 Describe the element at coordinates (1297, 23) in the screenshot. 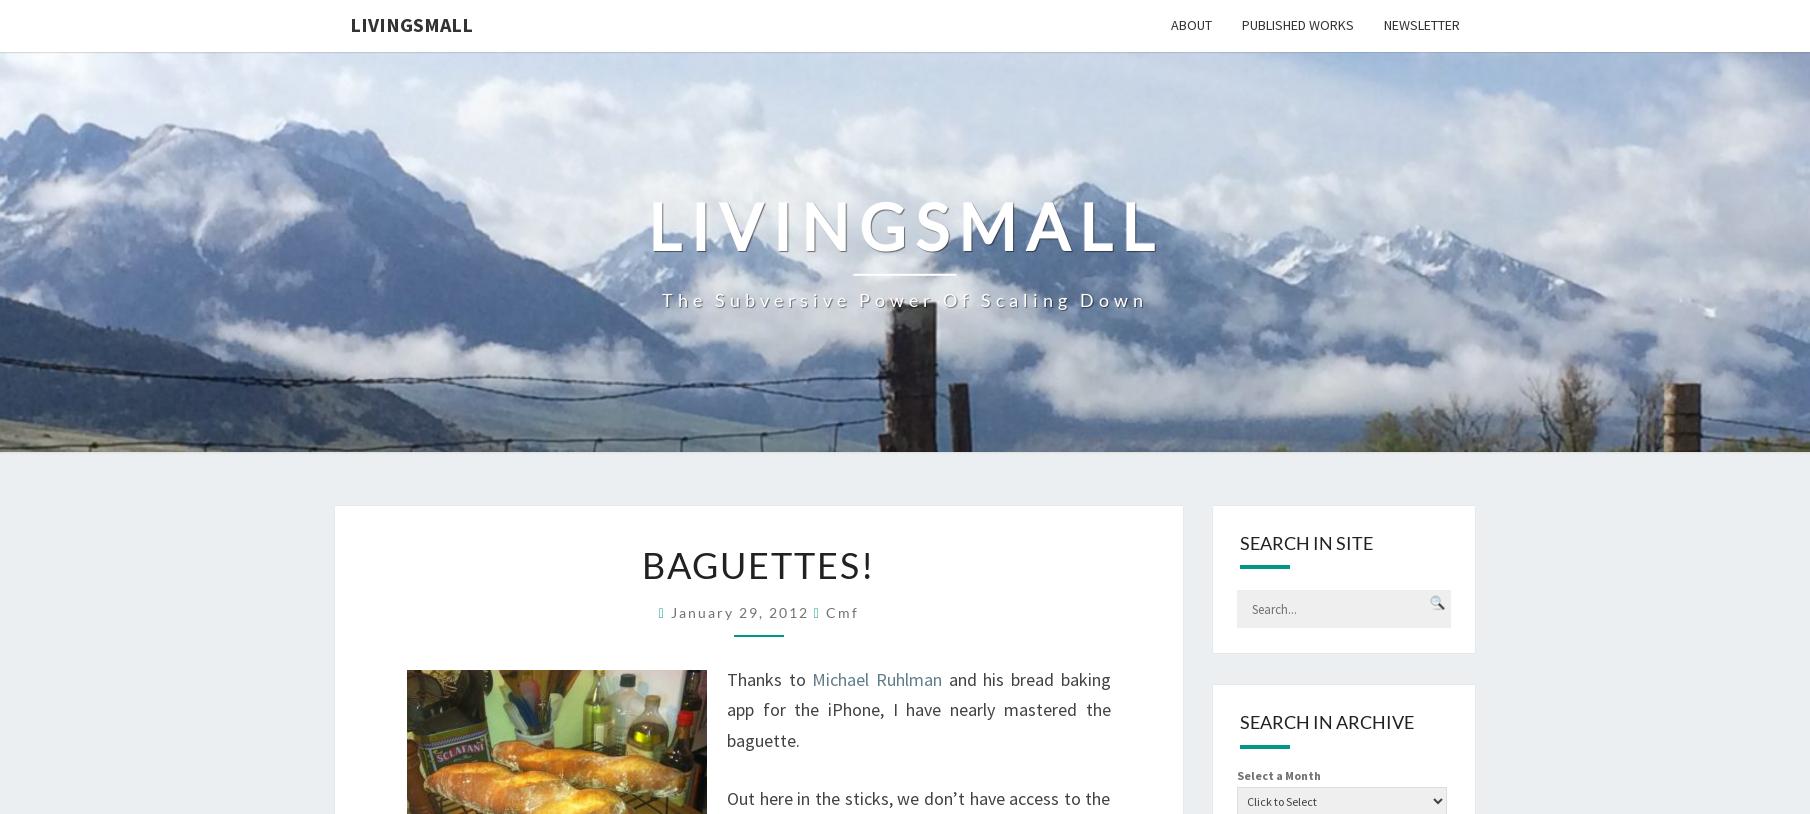

I see `'Published Works'` at that location.